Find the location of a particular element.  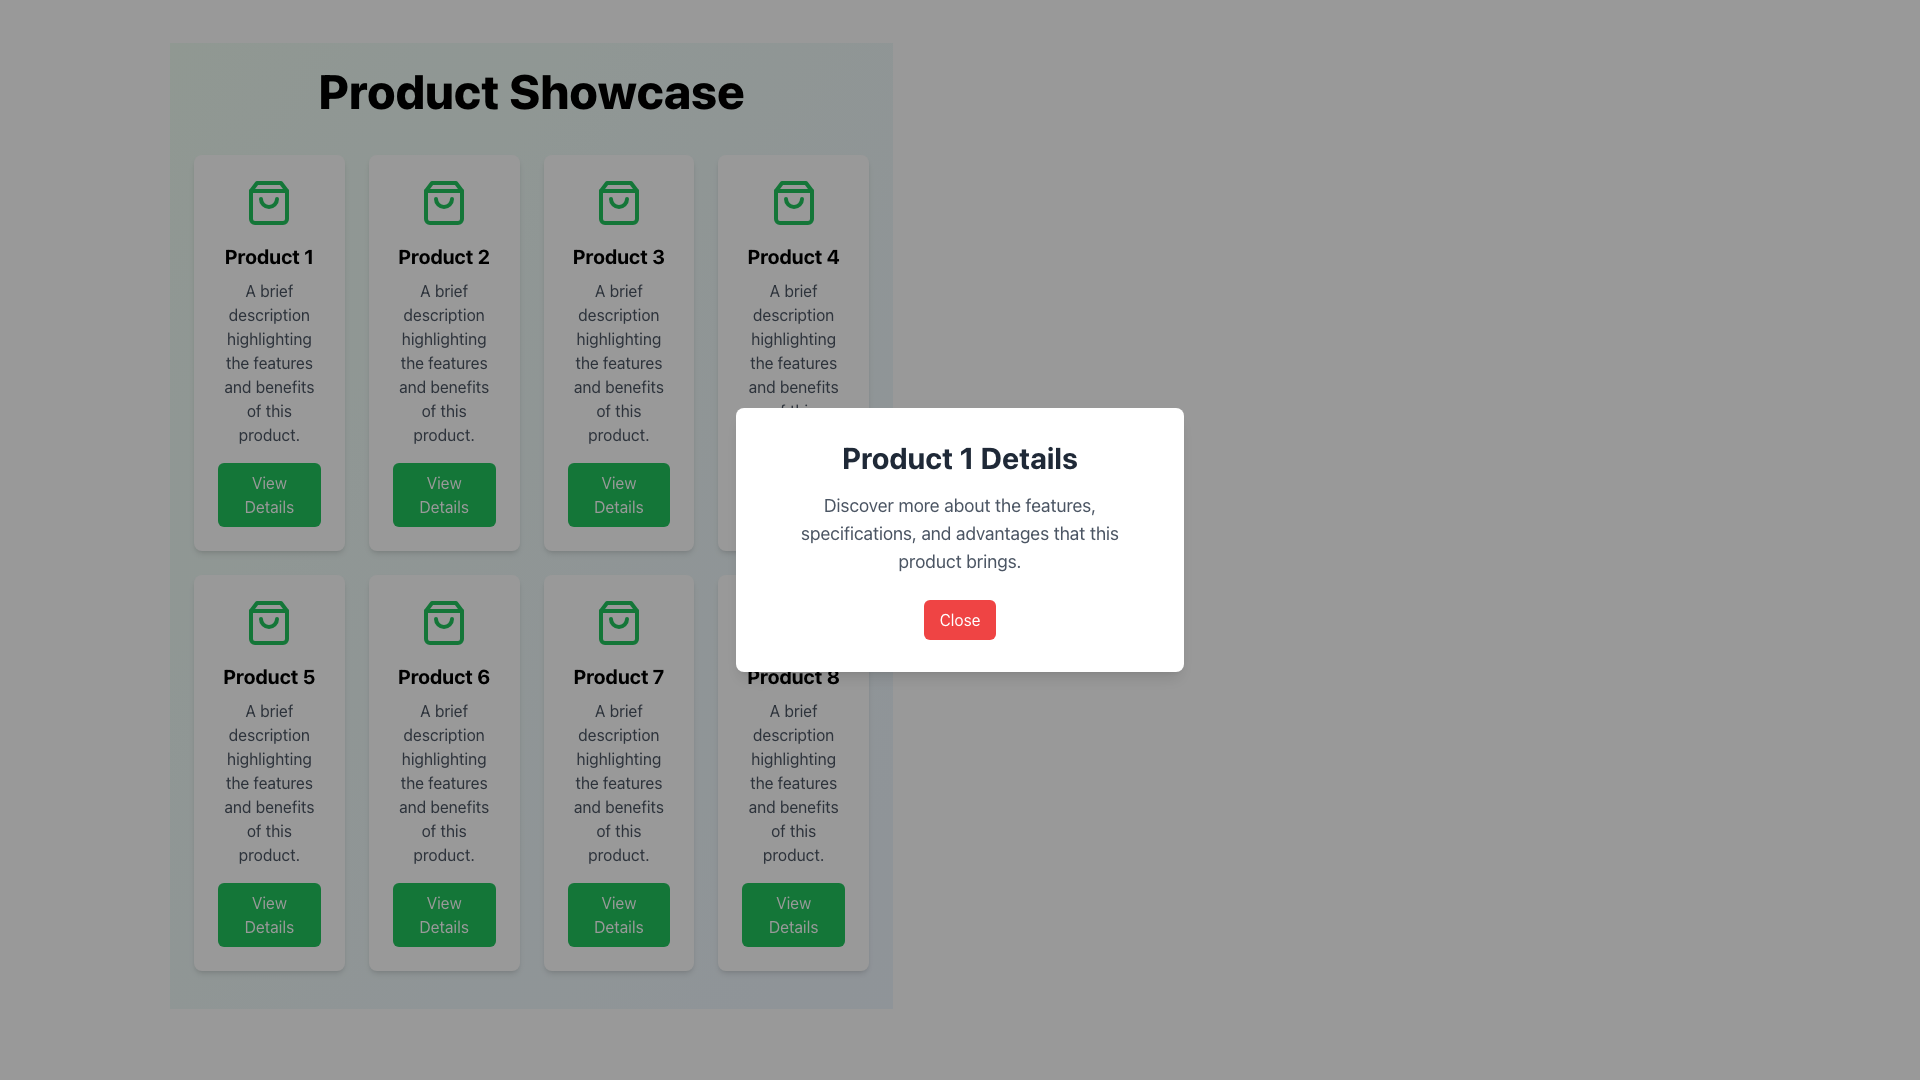

the button that allows users is located at coordinates (617, 494).